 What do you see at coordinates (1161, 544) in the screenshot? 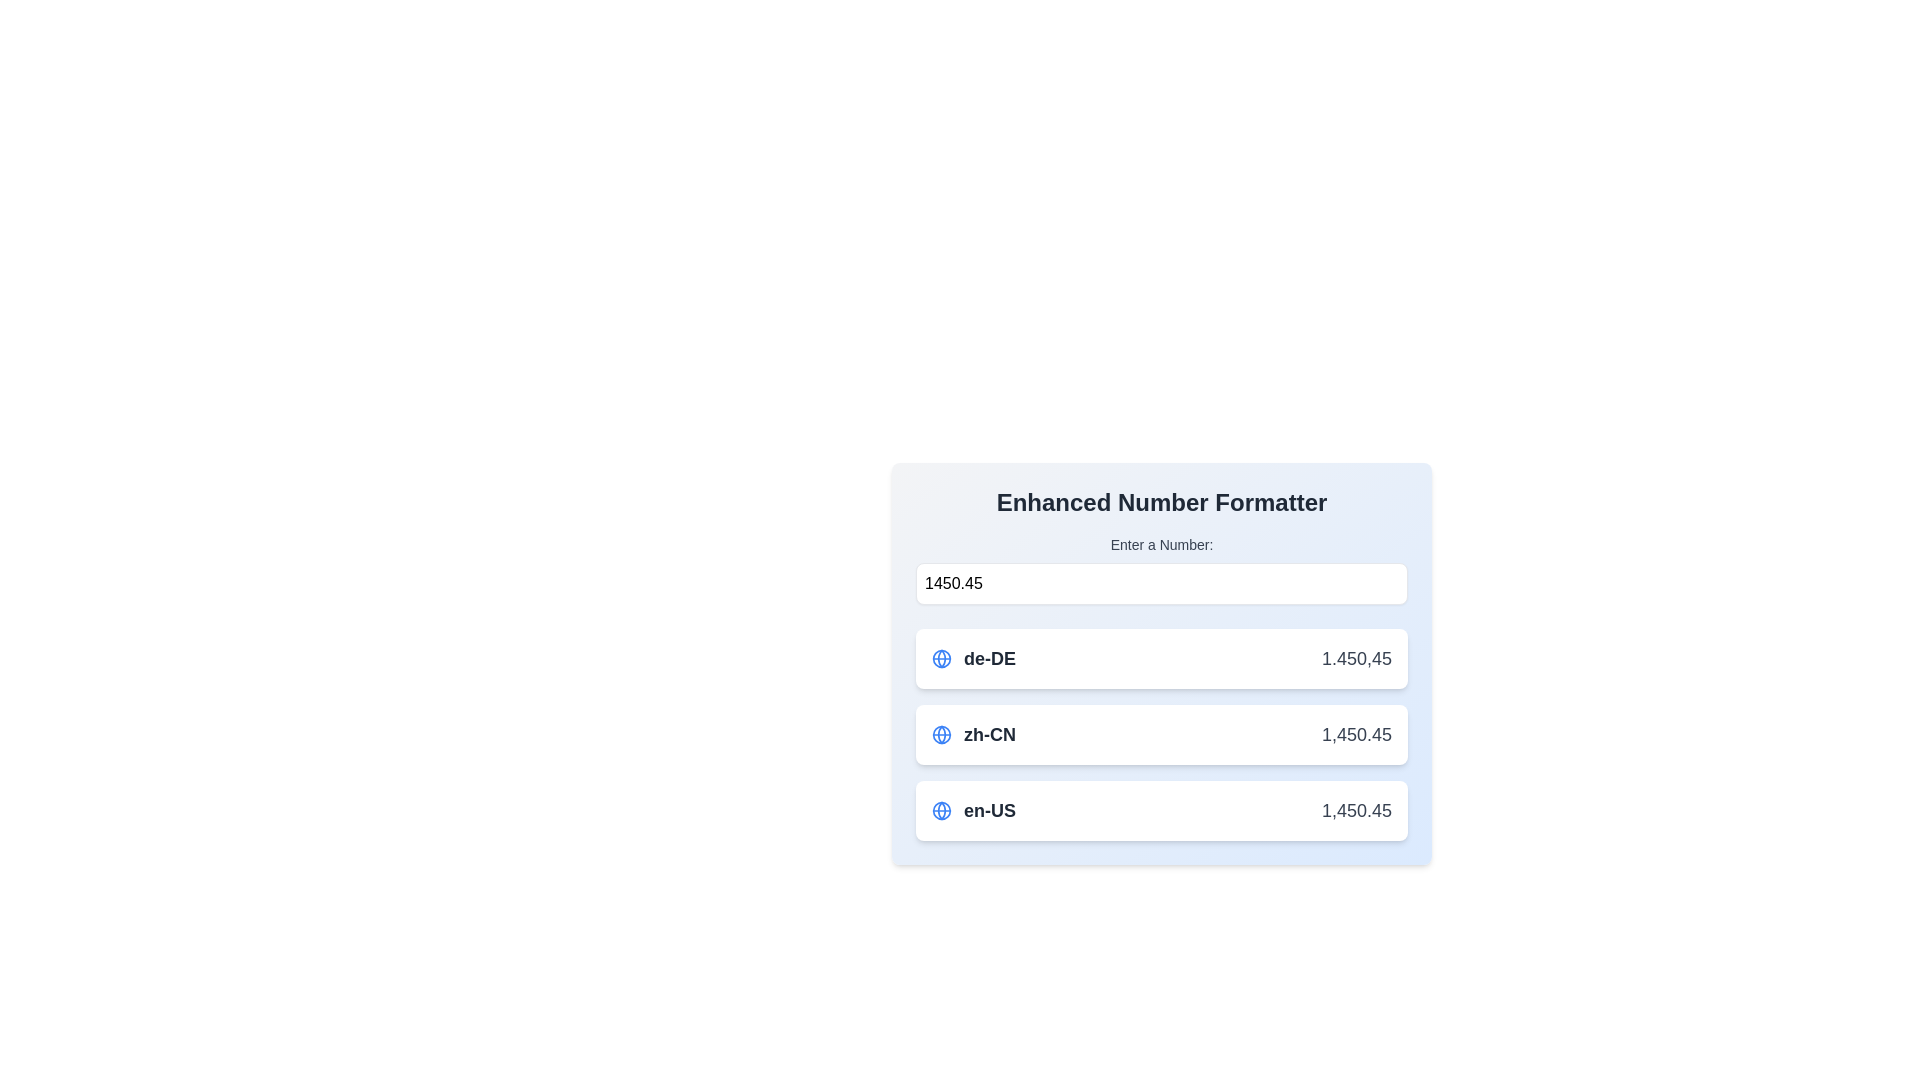
I see `the Text Label that instructs the user to enter a number in the input field below, which is positioned at the top of the form section` at bounding box center [1161, 544].